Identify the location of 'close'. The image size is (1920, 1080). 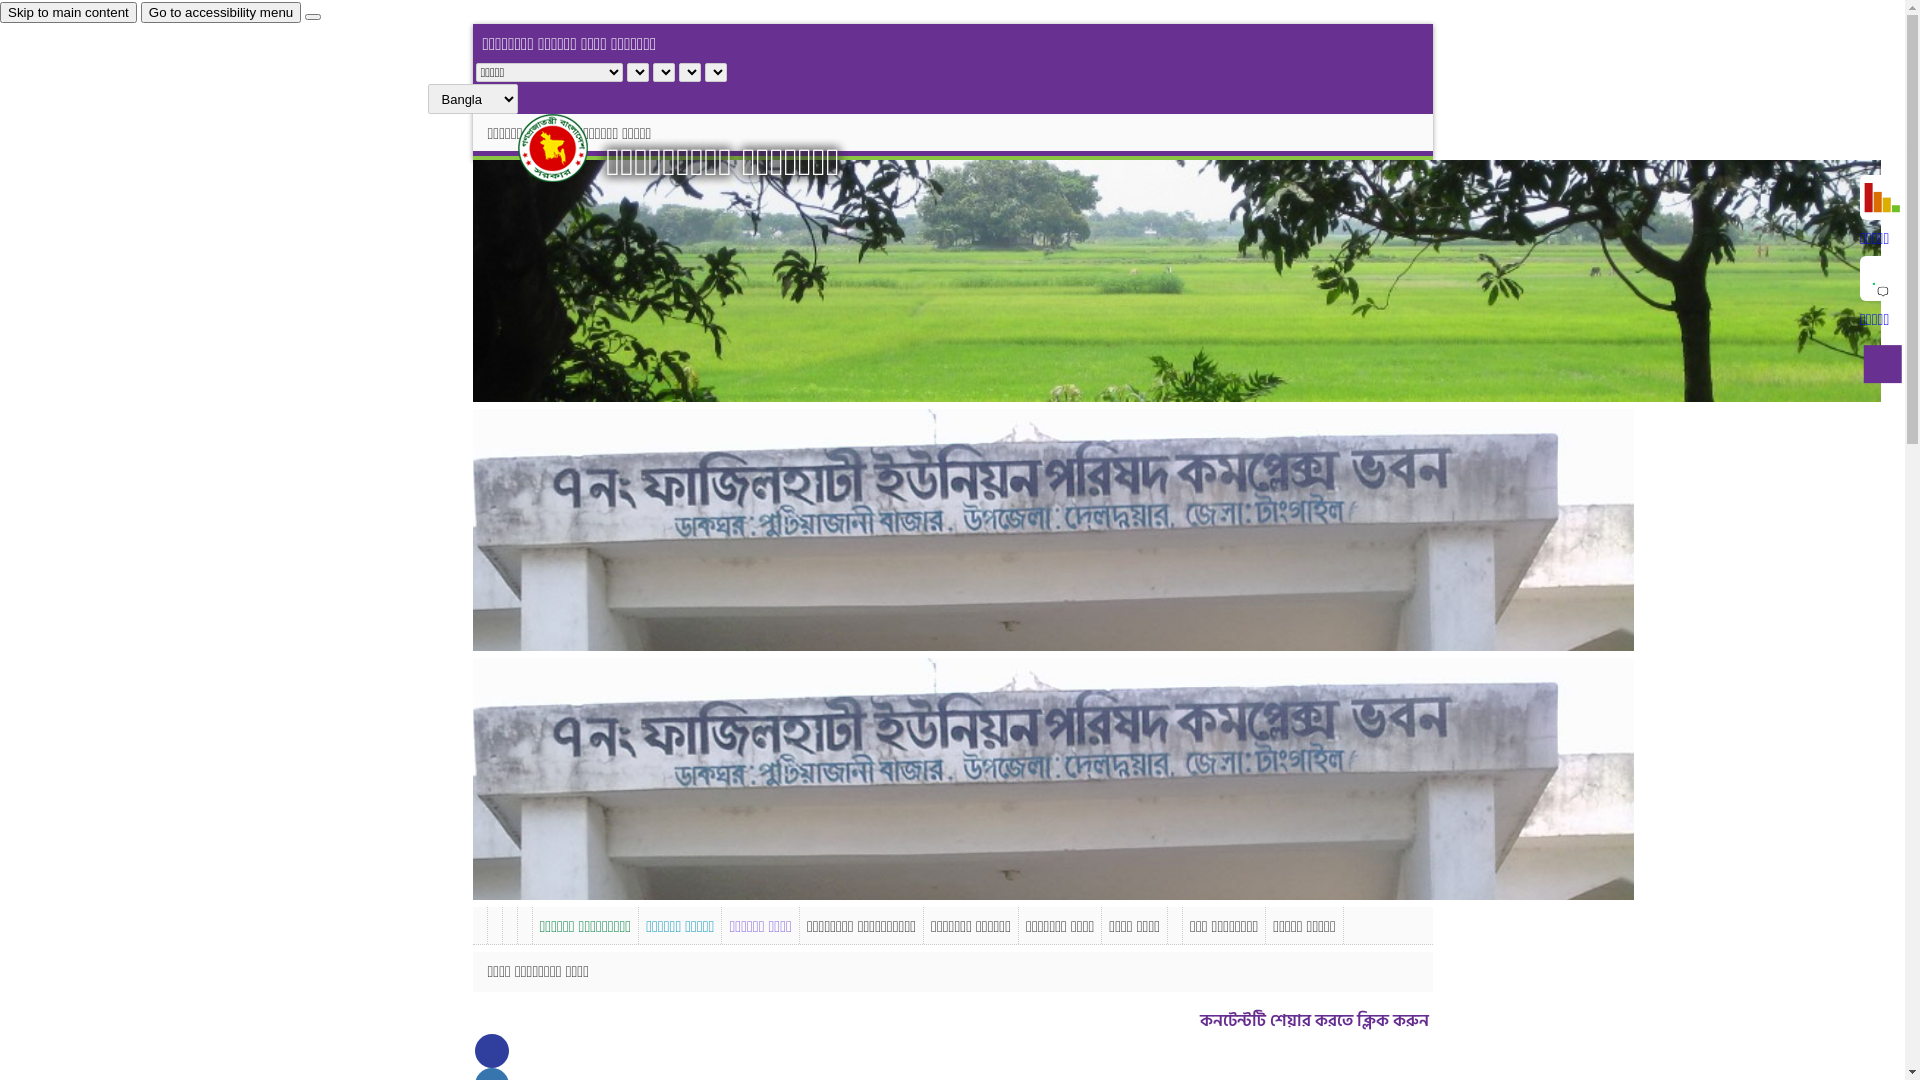
(311, 16).